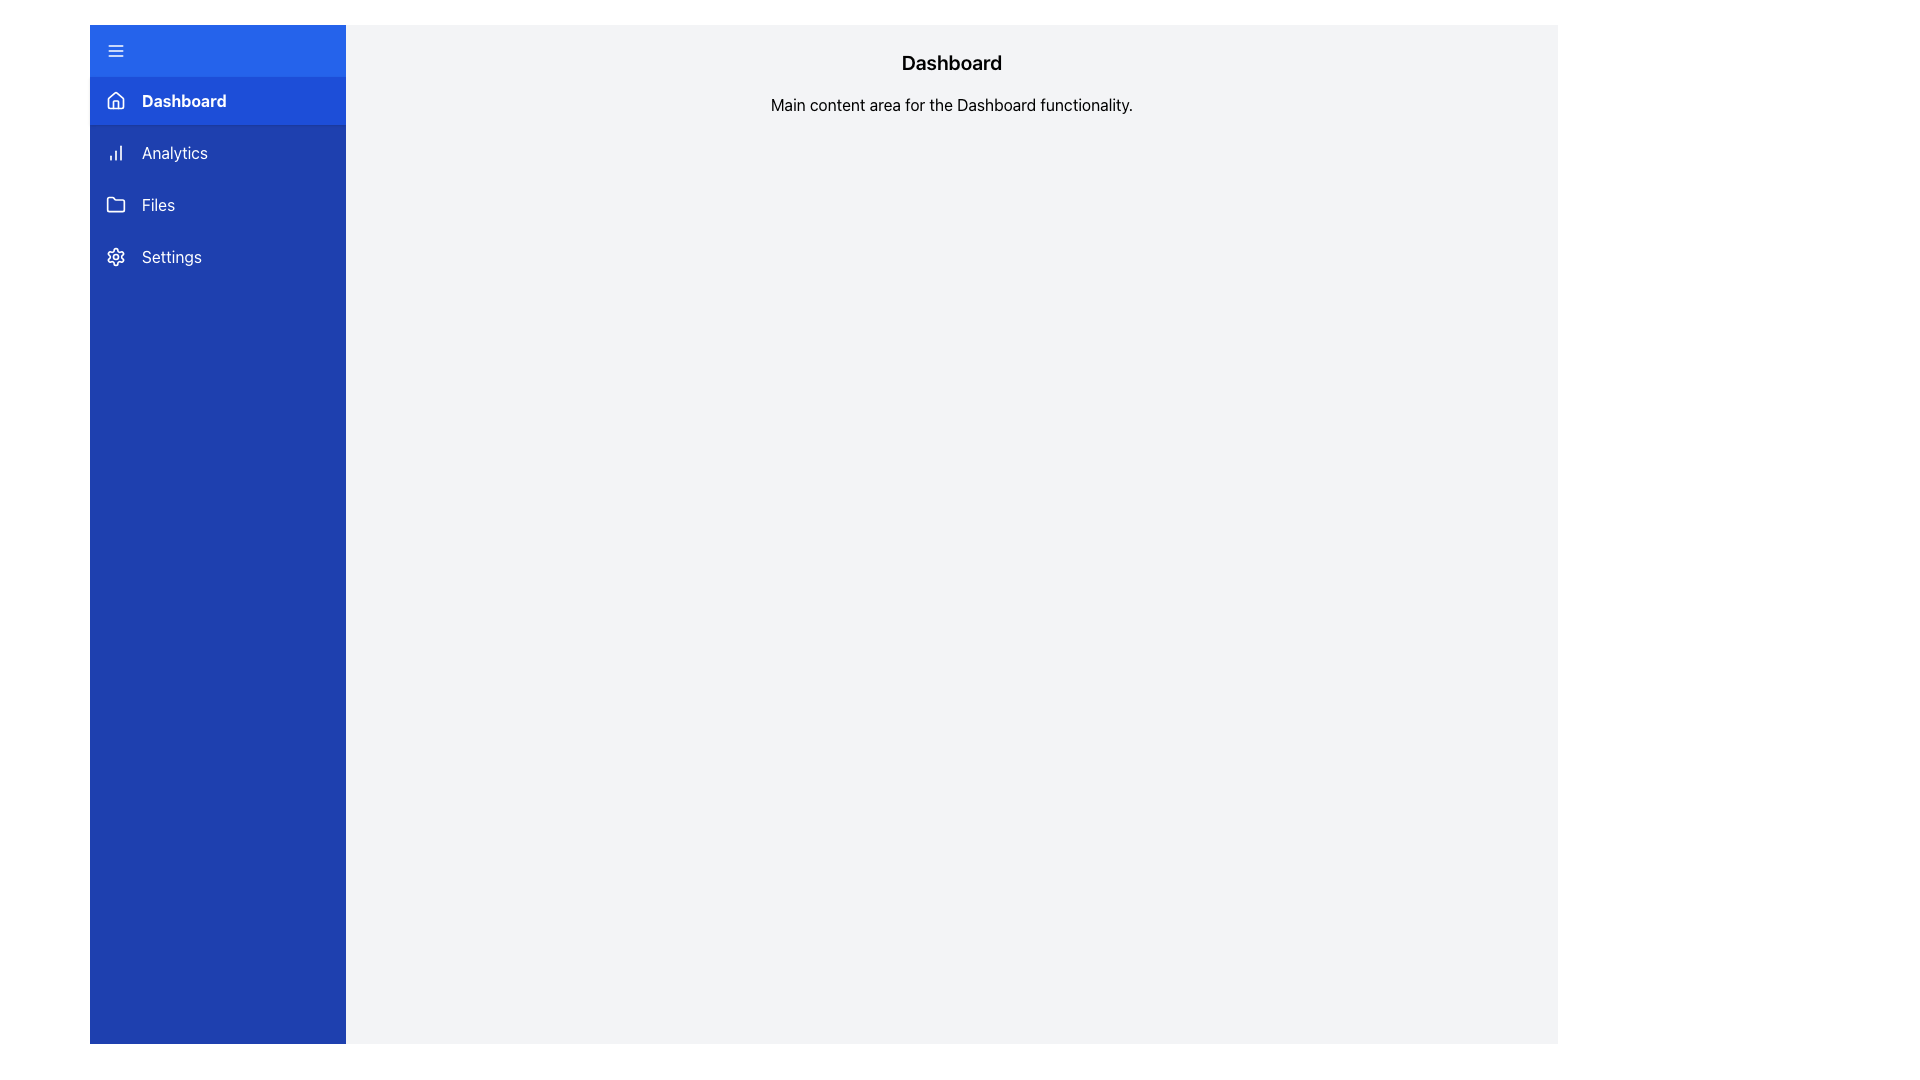  I want to click on the home icon located in the left sidebar, beside the 'Dashboard' text, so click(114, 100).